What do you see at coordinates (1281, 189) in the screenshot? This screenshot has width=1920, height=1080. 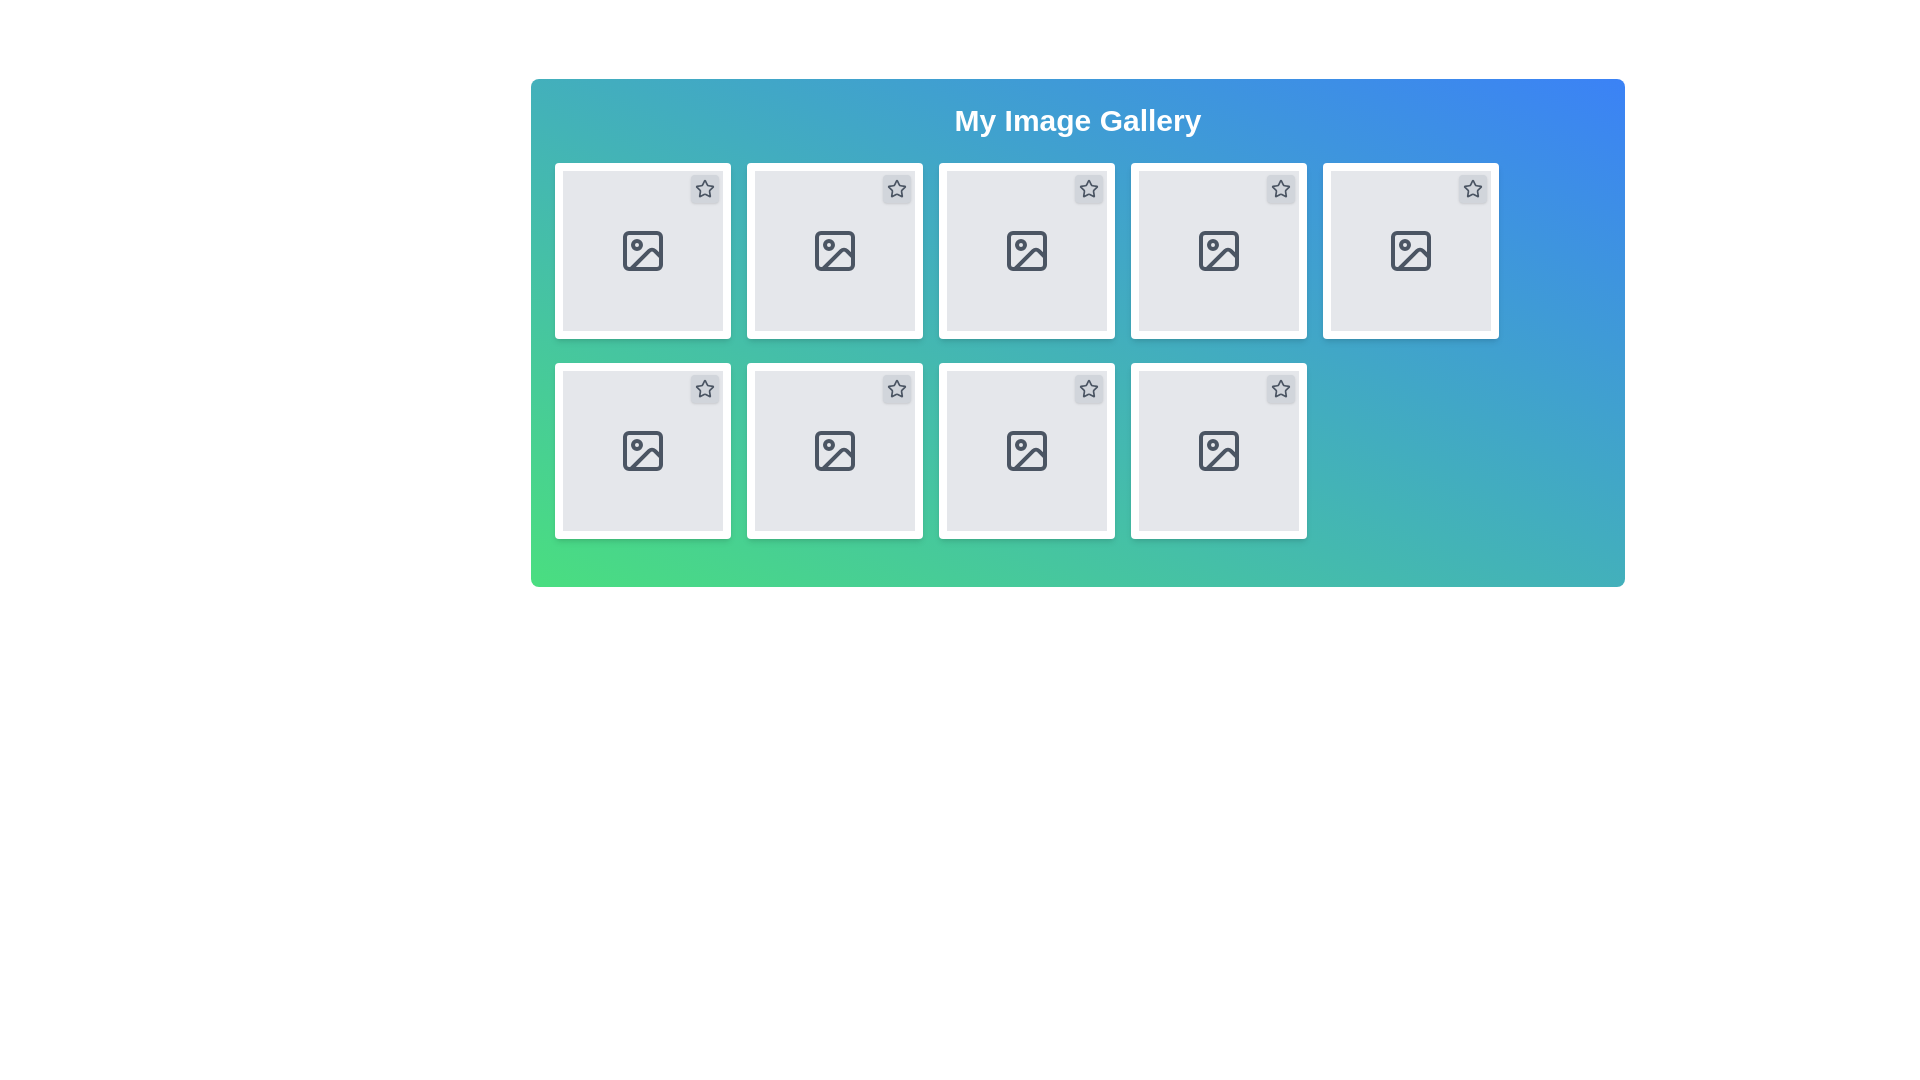 I see `the star icon button located in the top-right corner of the fourth card in the first row of the image gallery to mark the associated item as a favorite` at bounding box center [1281, 189].